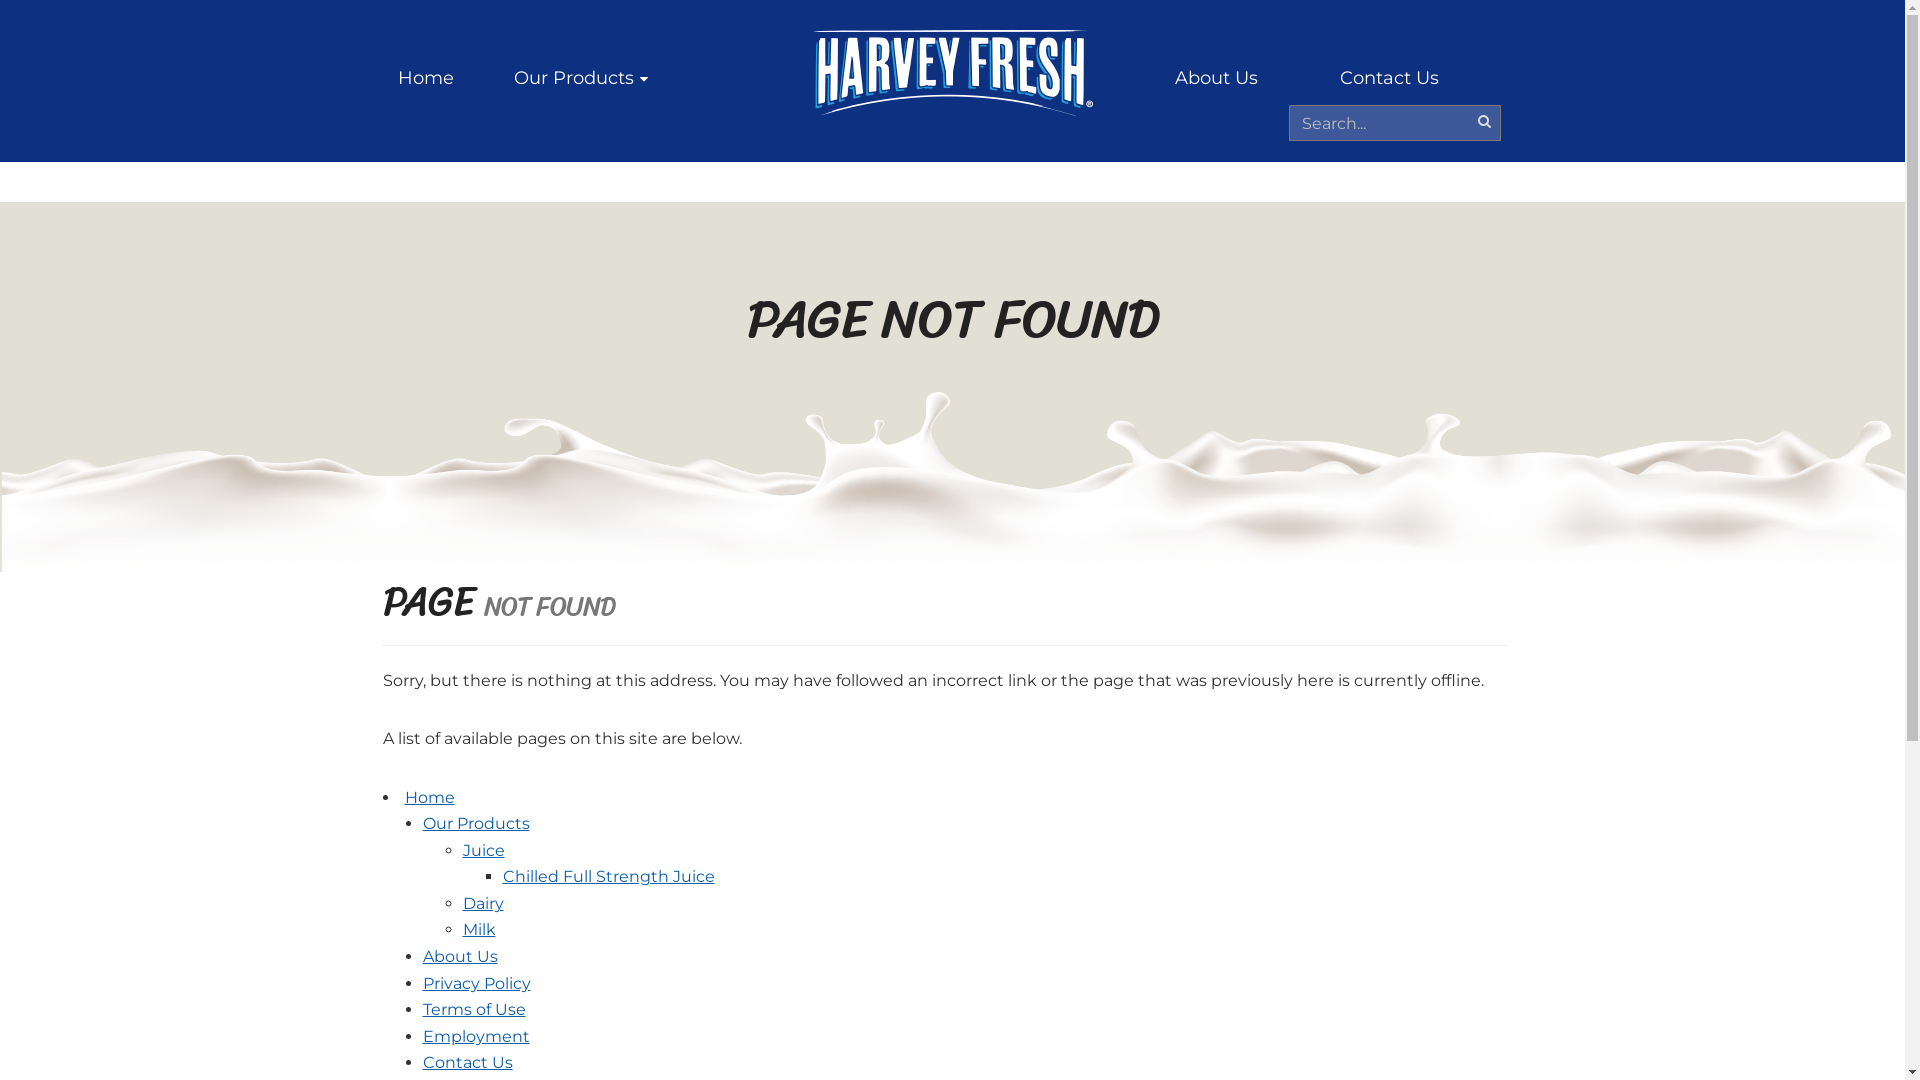 This screenshot has height=1080, width=1920. What do you see at coordinates (483, 850) in the screenshot?
I see `'Juice'` at bounding box center [483, 850].